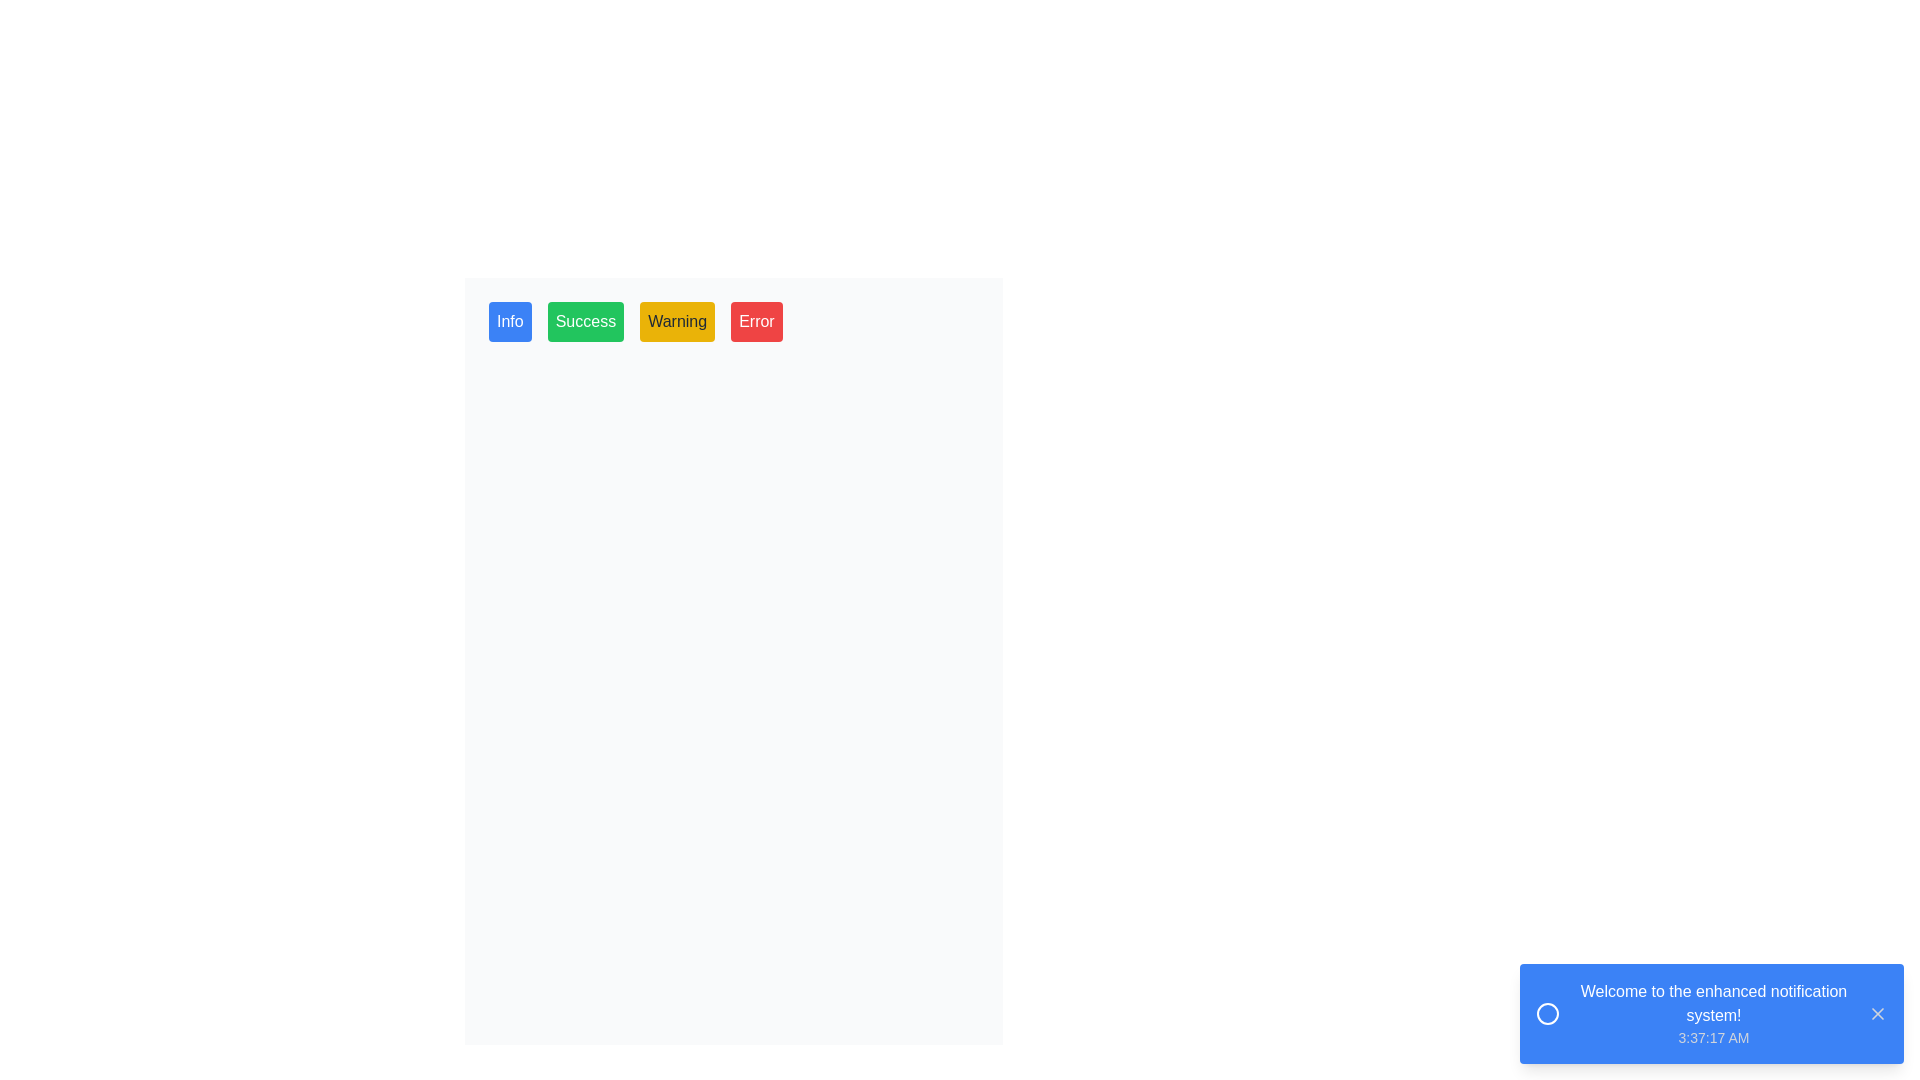 This screenshot has width=1920, height=1080. I want to click on the 'Error' button, which is the fourth button in a horizontal button group, so click(755, 320).